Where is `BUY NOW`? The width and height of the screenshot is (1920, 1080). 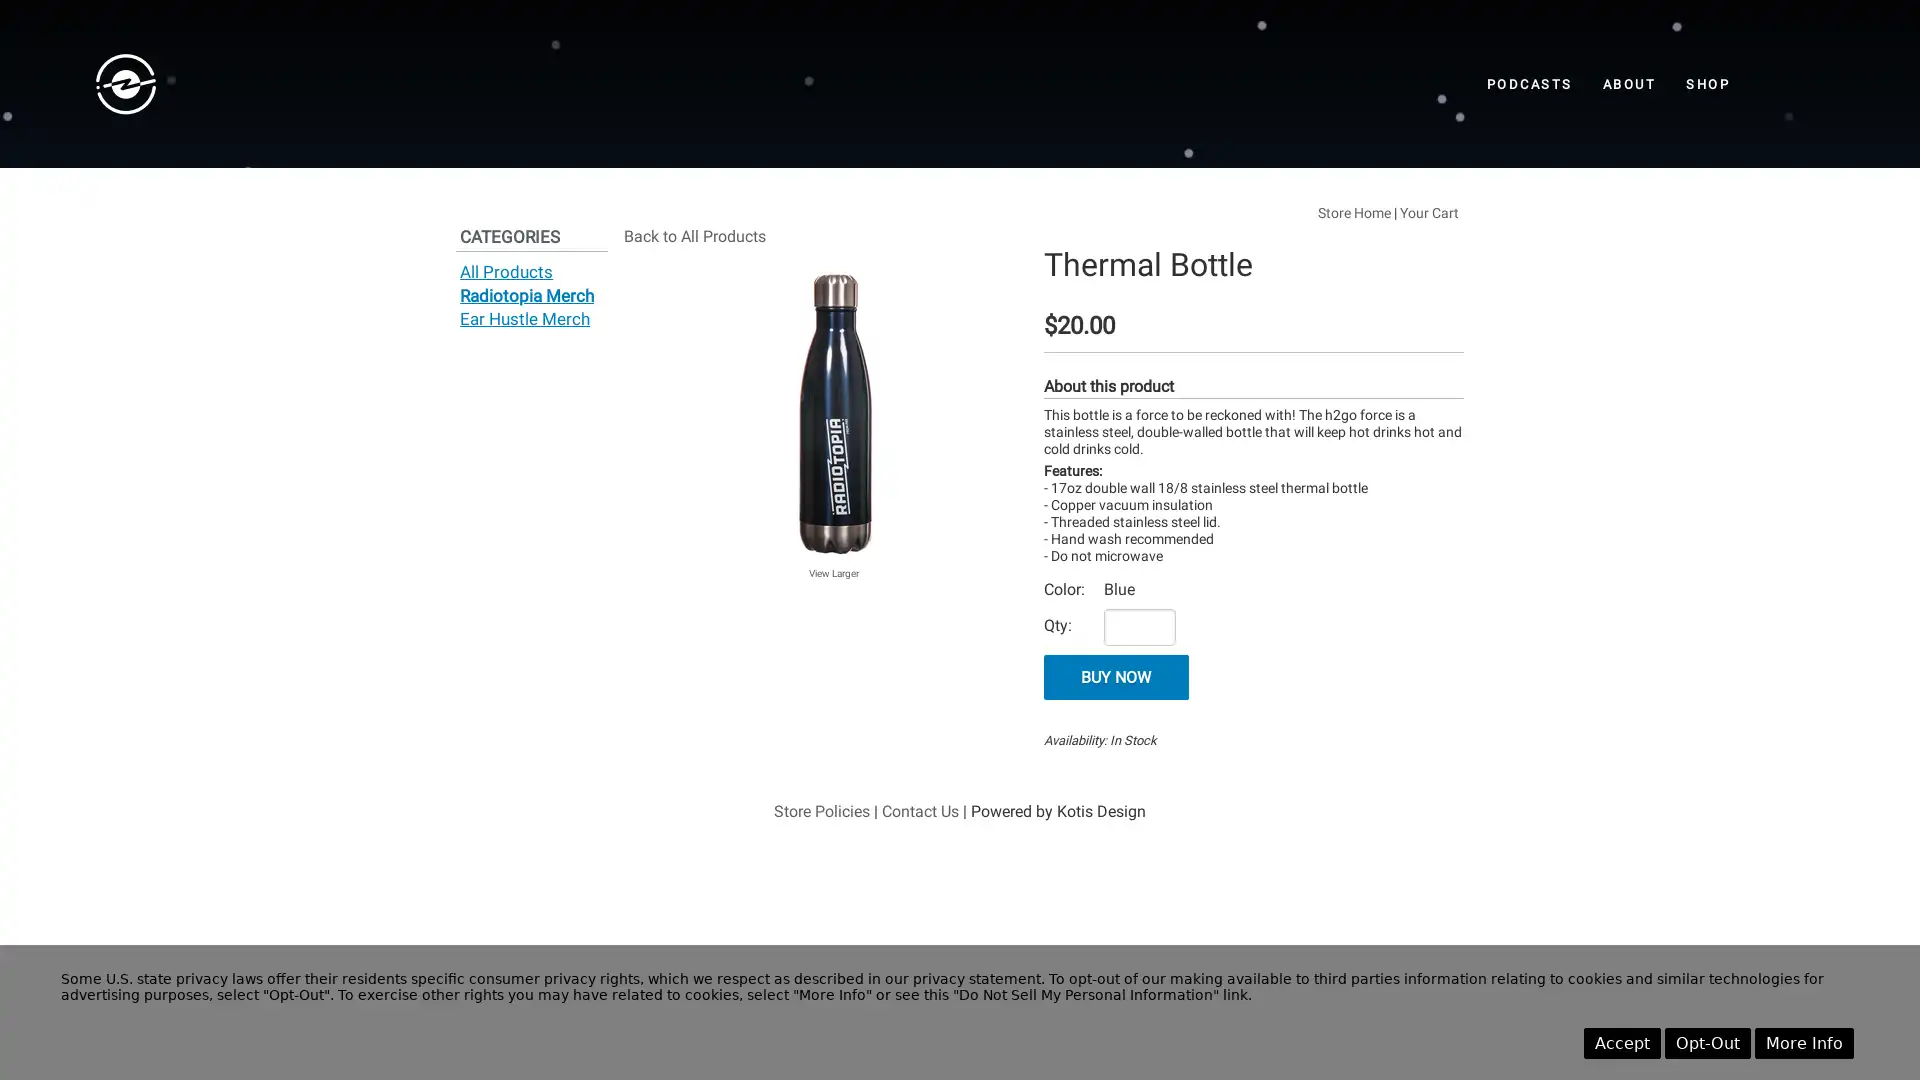
BUY NOW is located at coordinates (1114, 676).